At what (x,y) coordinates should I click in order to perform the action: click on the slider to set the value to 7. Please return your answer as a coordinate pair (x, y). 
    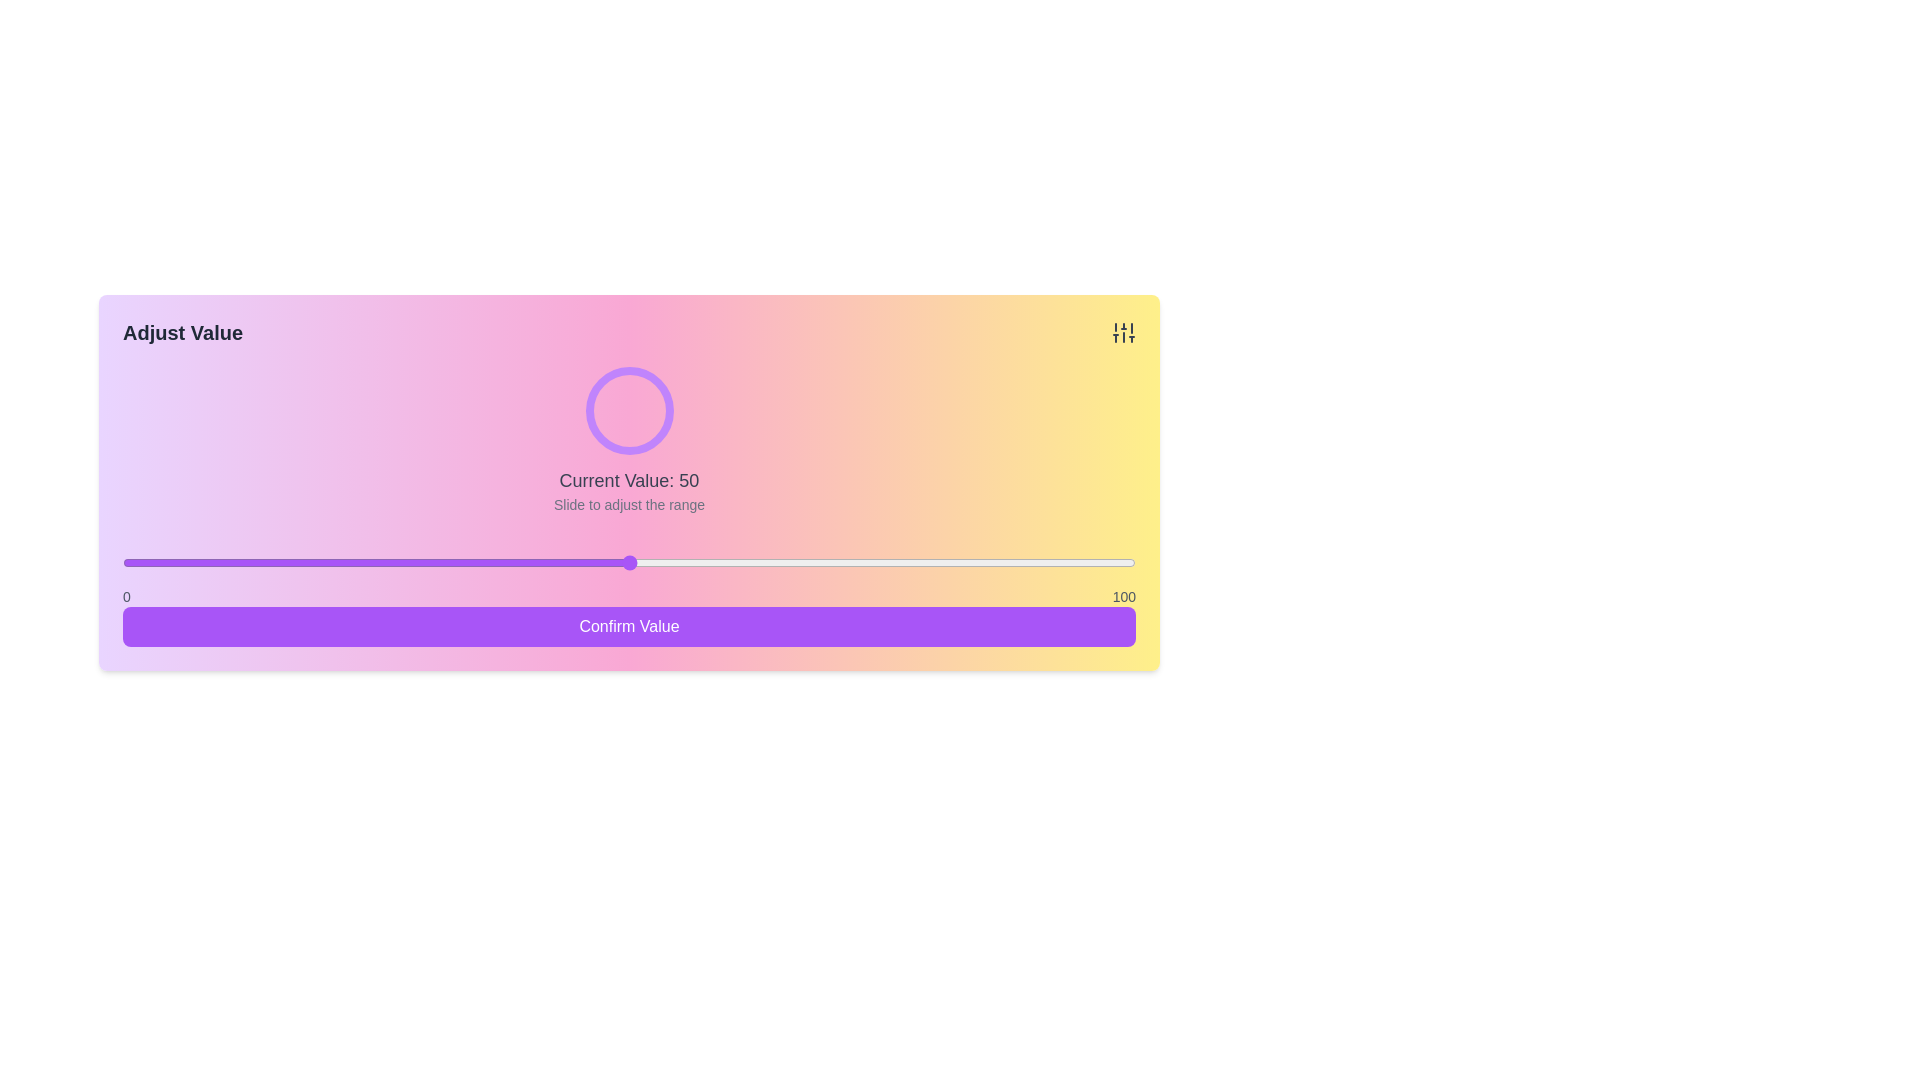
    Looking at the image, I should click on (193, 563).